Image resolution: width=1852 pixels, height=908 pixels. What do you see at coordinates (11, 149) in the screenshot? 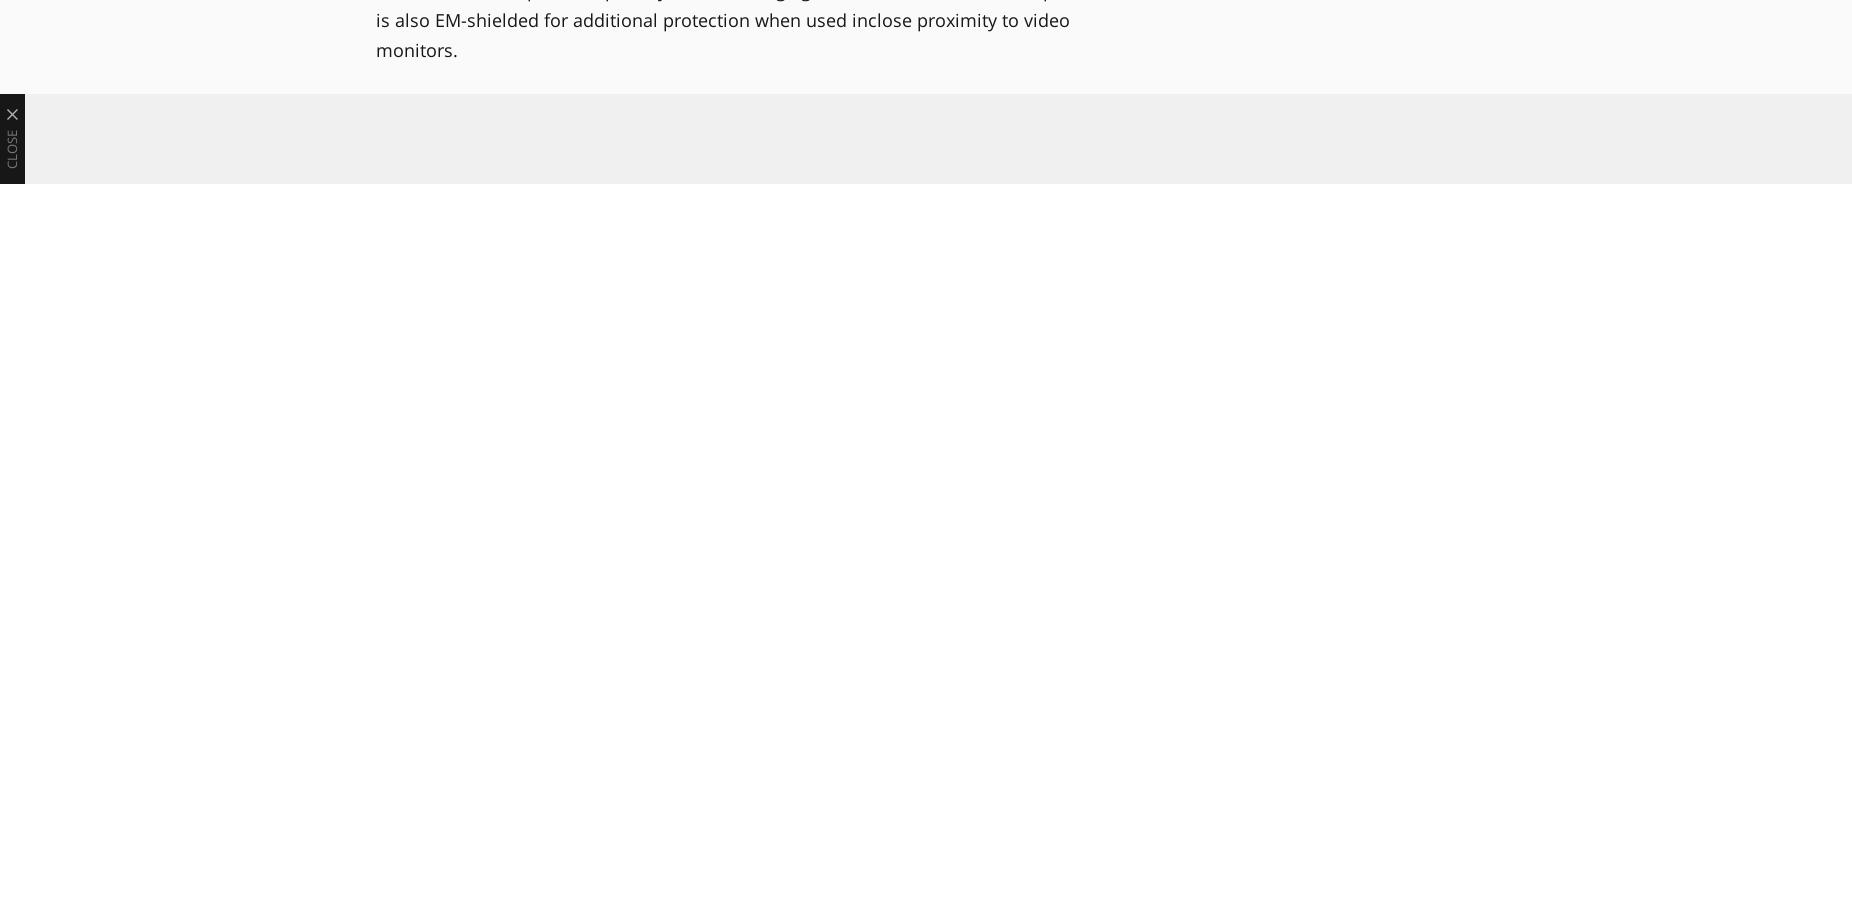
I see `'Close'` at bounding box center [11, 149].